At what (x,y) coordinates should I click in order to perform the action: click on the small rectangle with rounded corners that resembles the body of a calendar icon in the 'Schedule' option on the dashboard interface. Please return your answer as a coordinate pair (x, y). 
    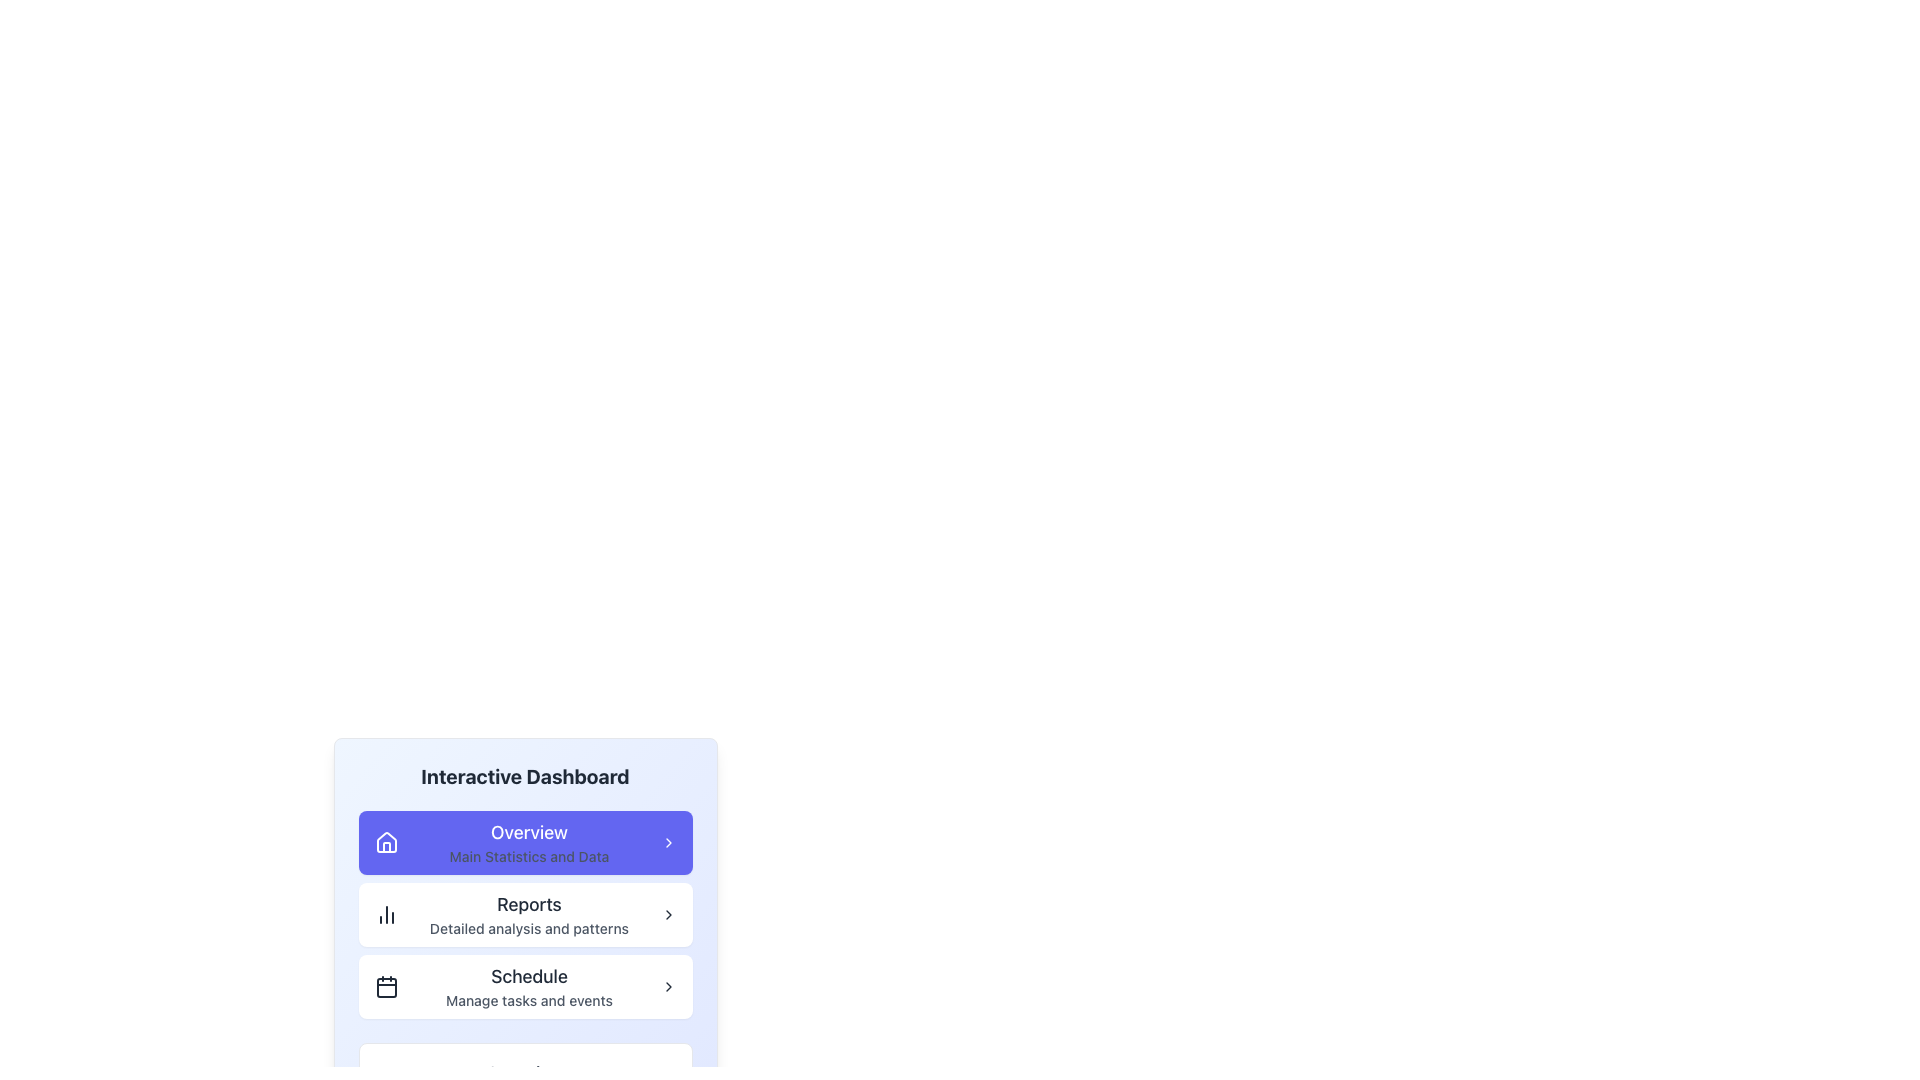
    Looking at the image, I should click on (386, 986).